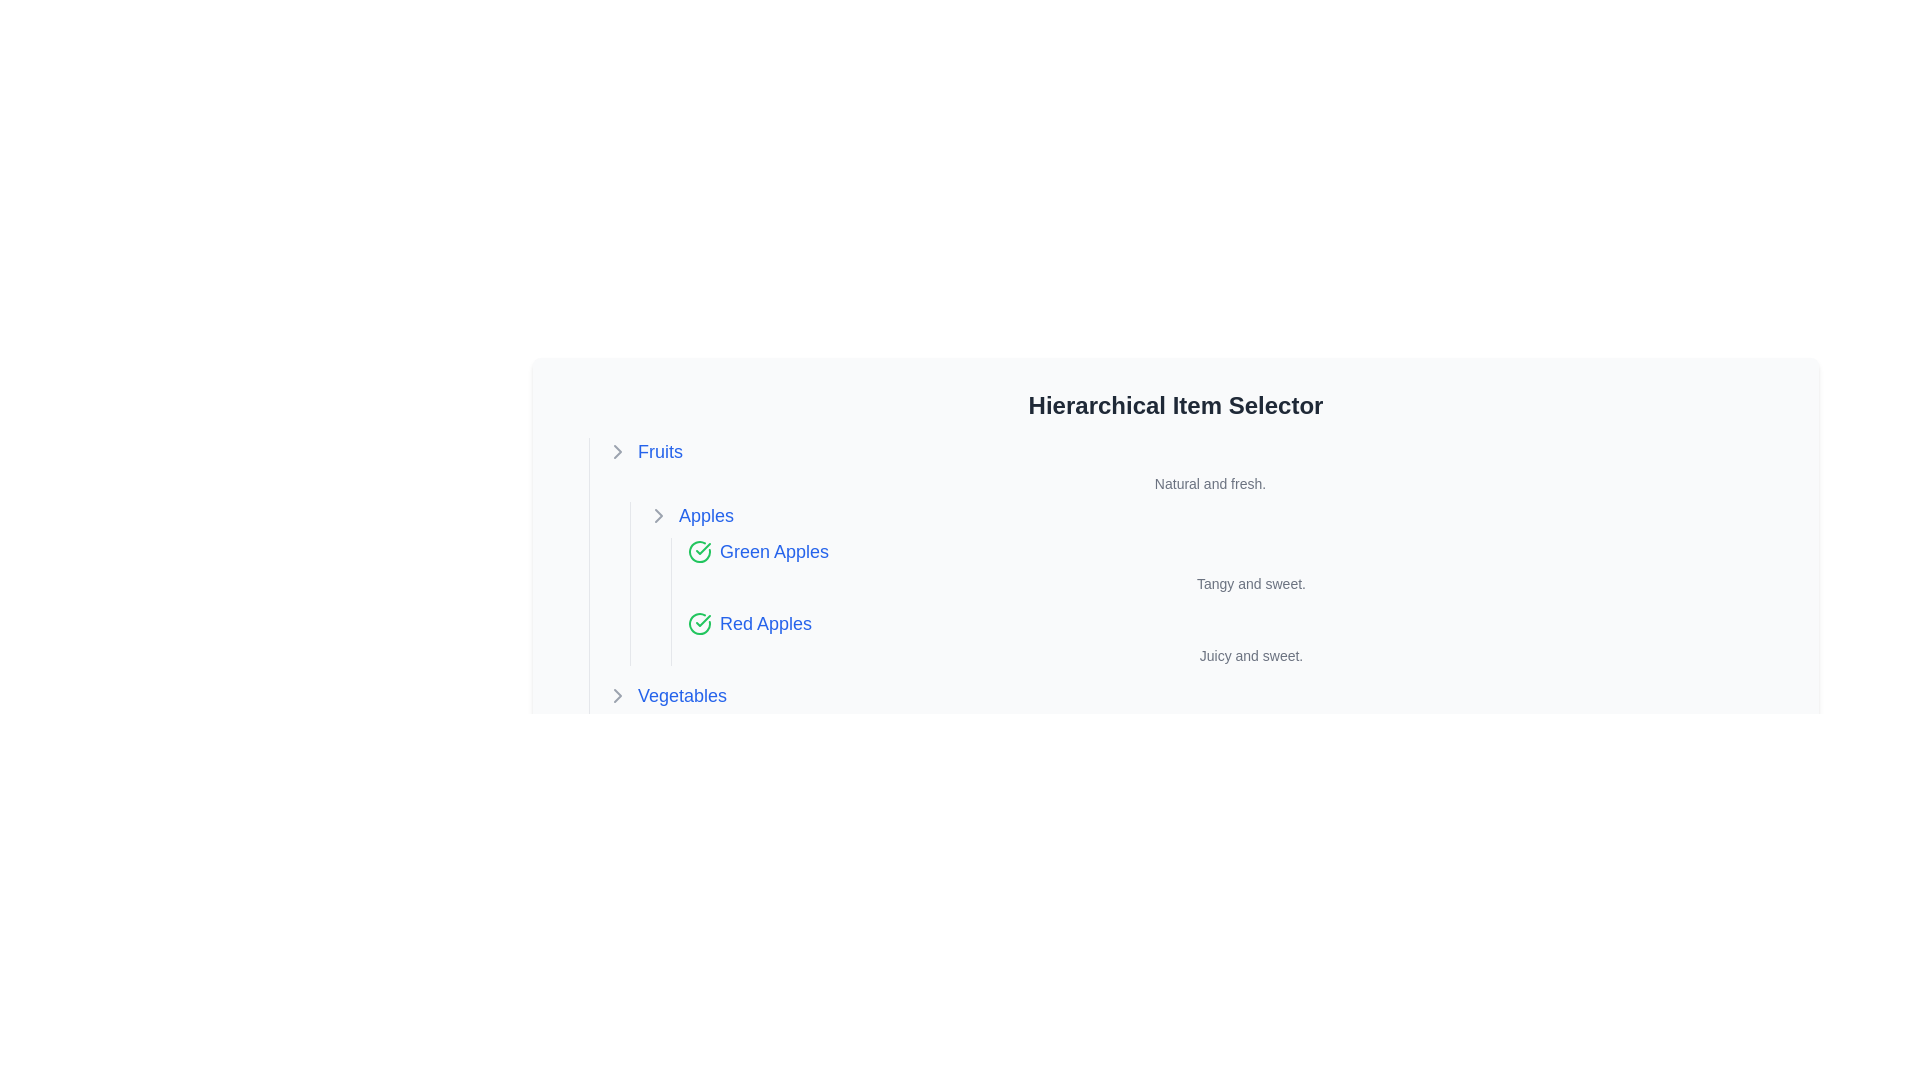  What do you see at coordinates (700, 623) in the screenshot?
I see `the green checkmark icon indicating 'success' status, located to the left of the 'Red Apples' label in the hierarchical item list` at bounding box center [700, 623].